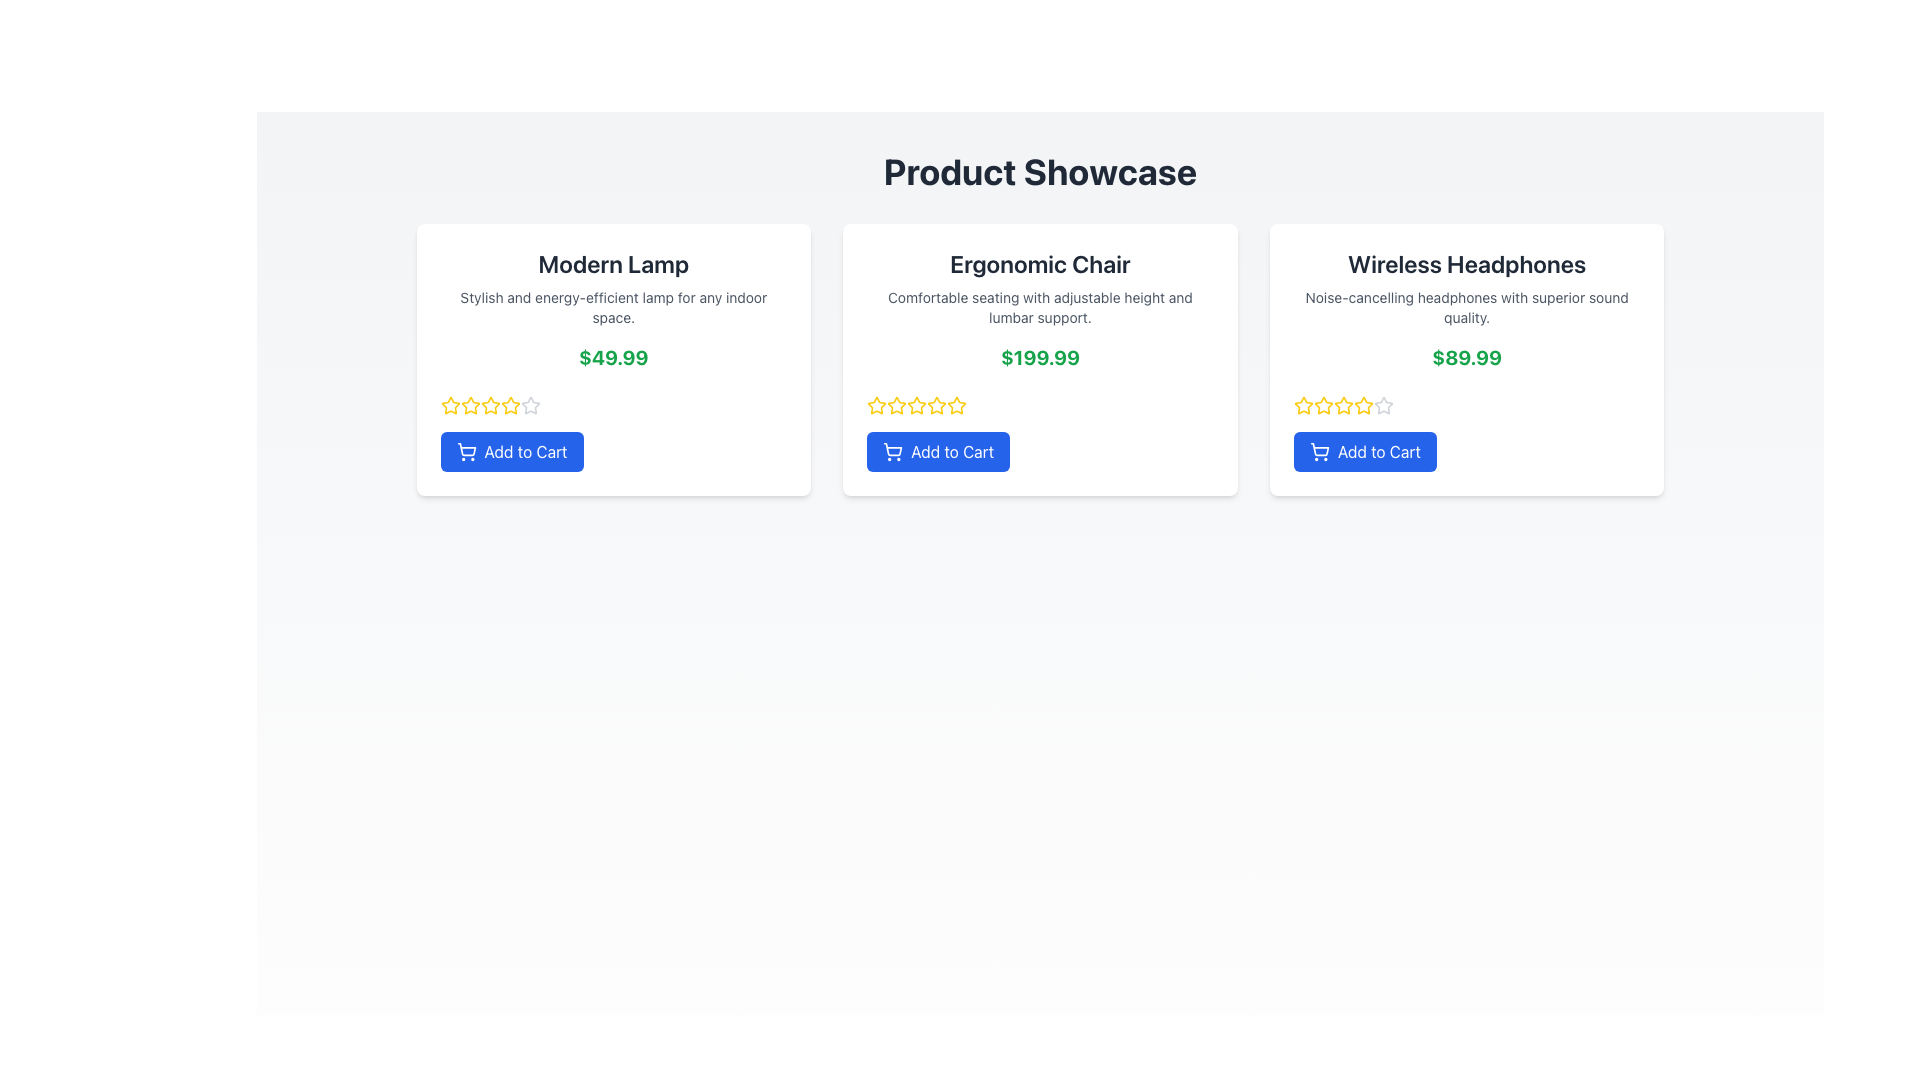 This screenshot has height=1080, width=1920. What do you see at coordinates (1382, 405) in the screenshot?
I see `the fifth star icon in the star-rating component for the Wireless Headphones product, which is styled with a gray color and represents an inactive star` at bounding box center [1382, 405].